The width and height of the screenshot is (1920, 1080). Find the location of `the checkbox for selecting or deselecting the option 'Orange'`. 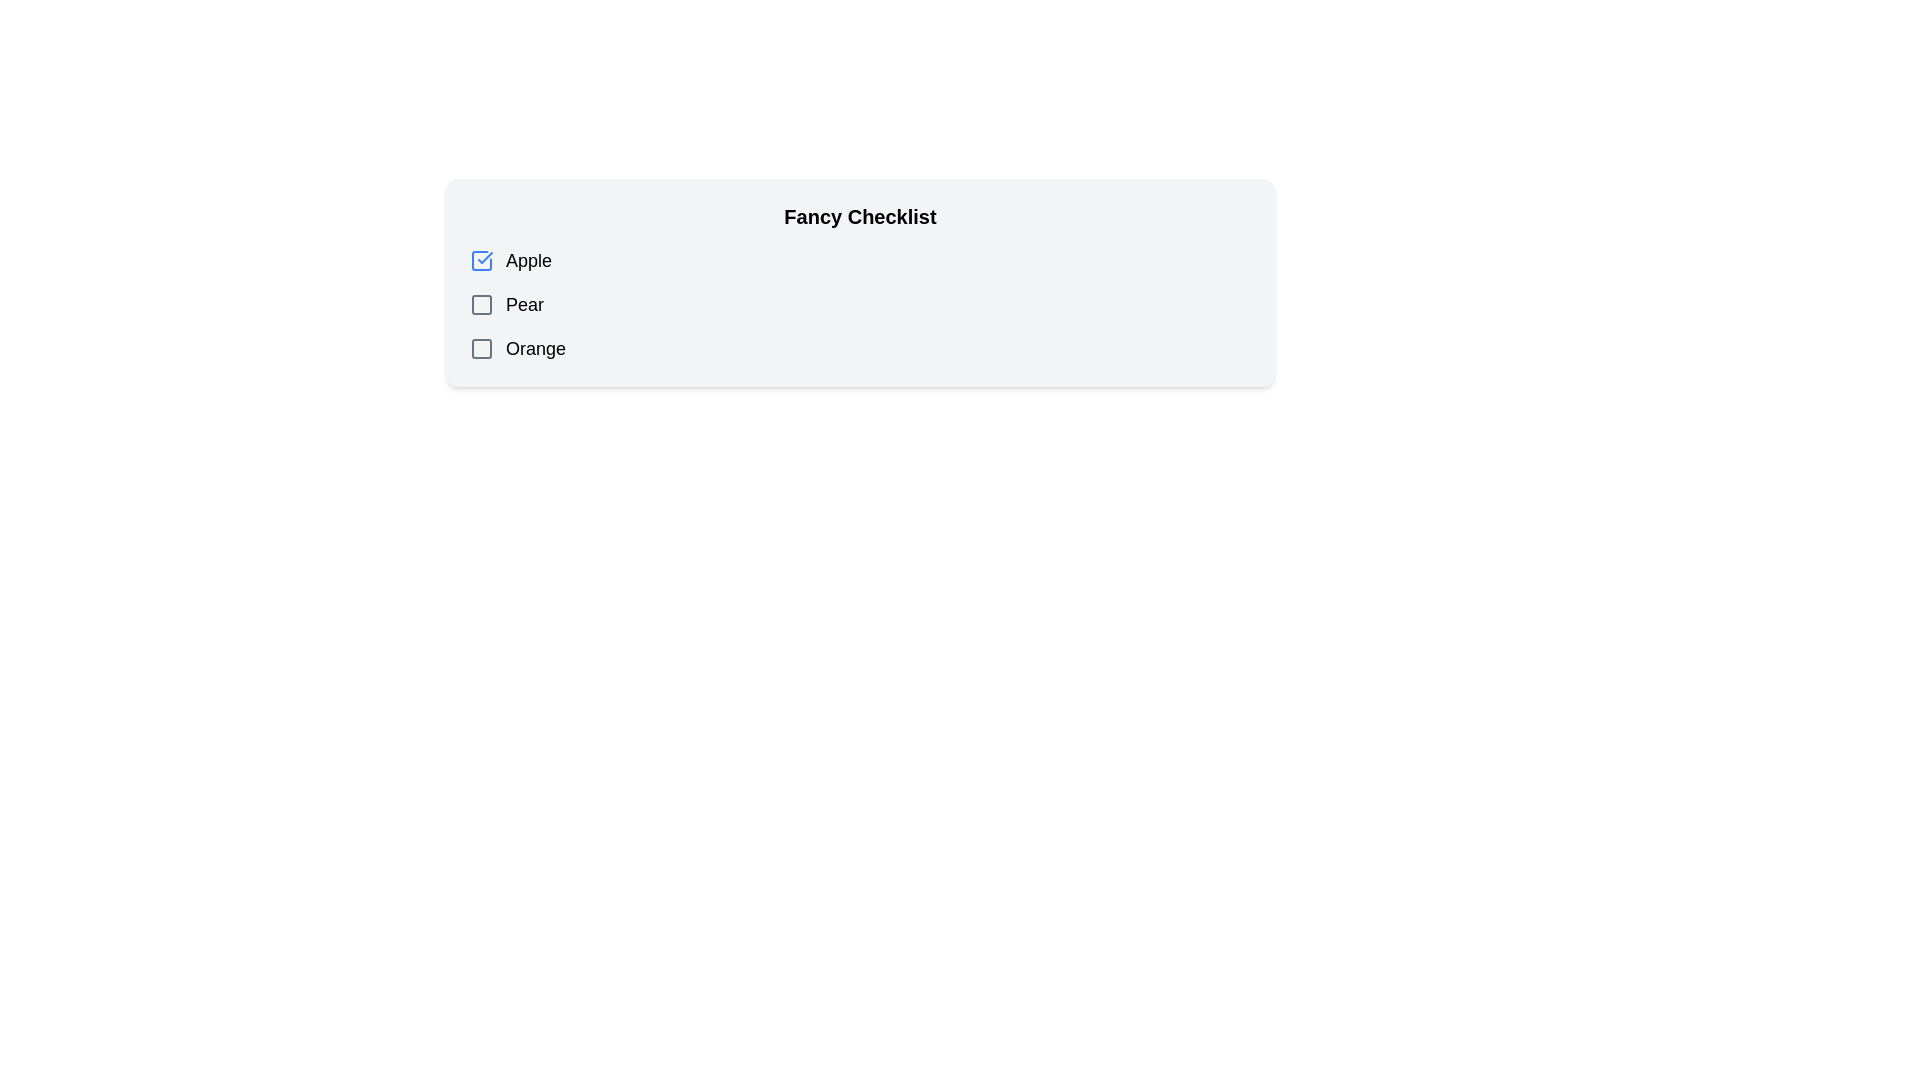

the checkbox for selecting or deselecting the option 'Orange' is located at coordinates (481, 347).